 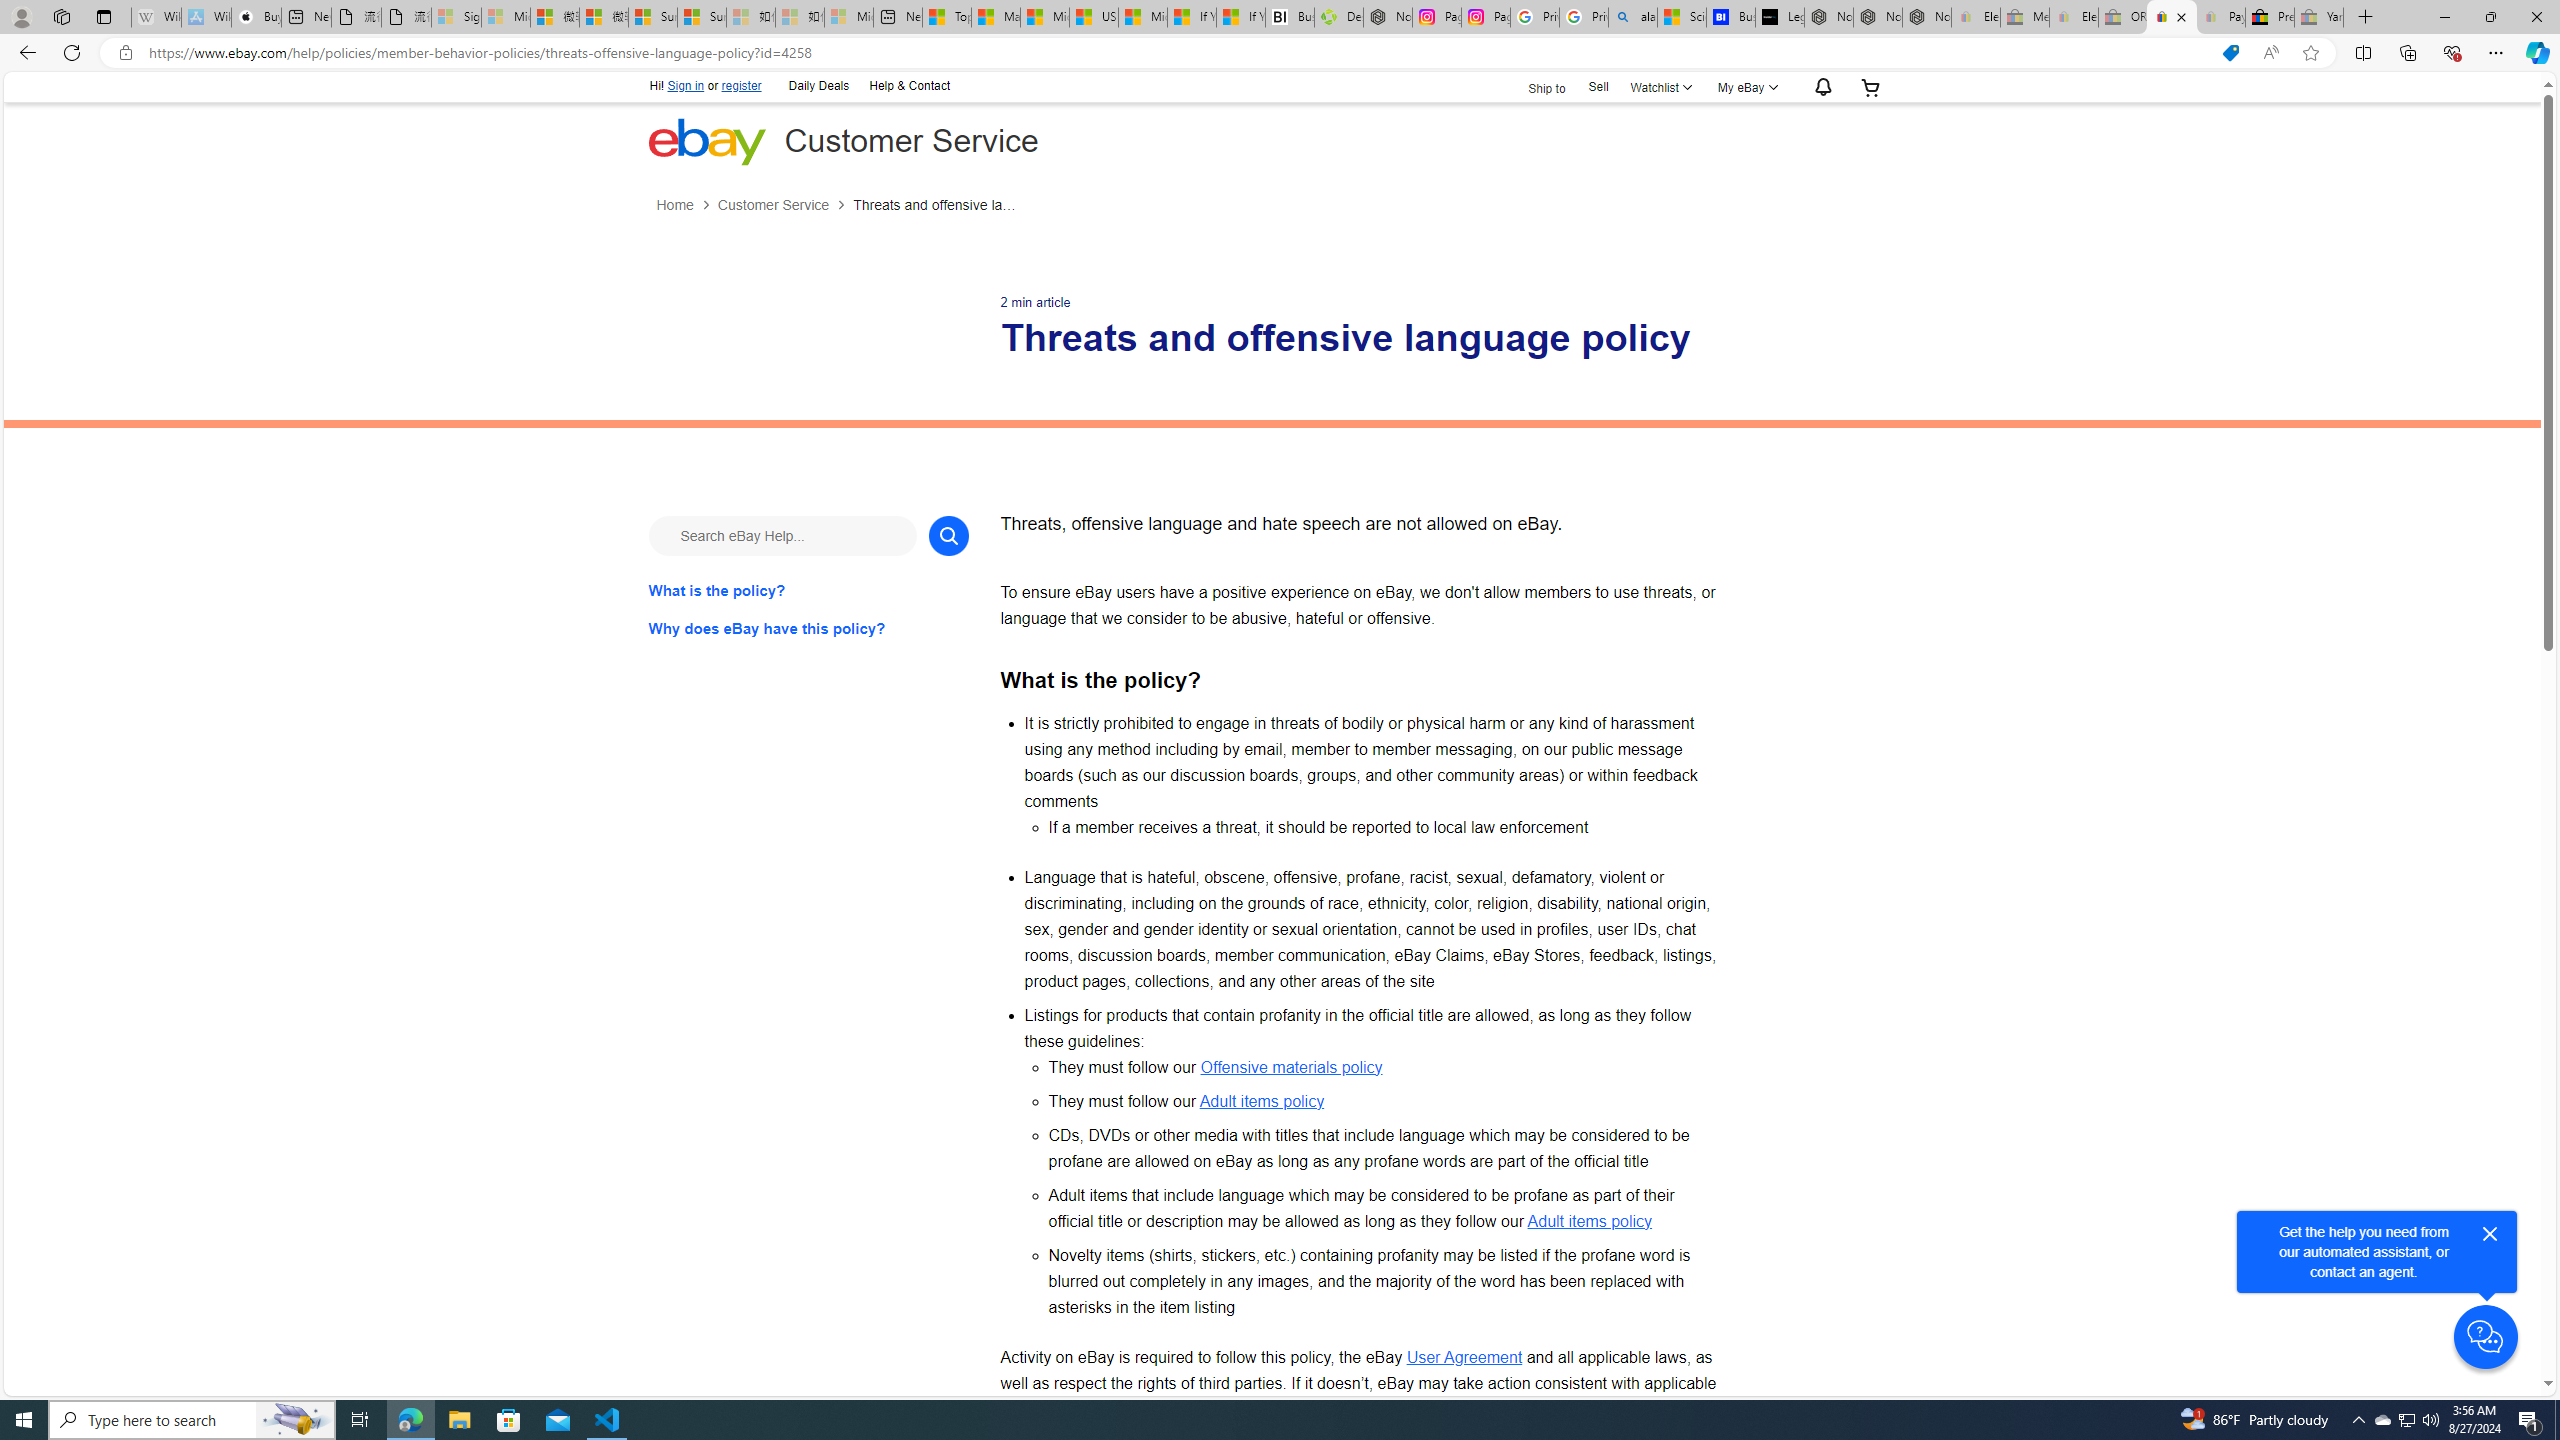 What do you see at coordinates (61, 16) in the screenshot?
I see `'Workspaces'` at bounding box center [61, 16].